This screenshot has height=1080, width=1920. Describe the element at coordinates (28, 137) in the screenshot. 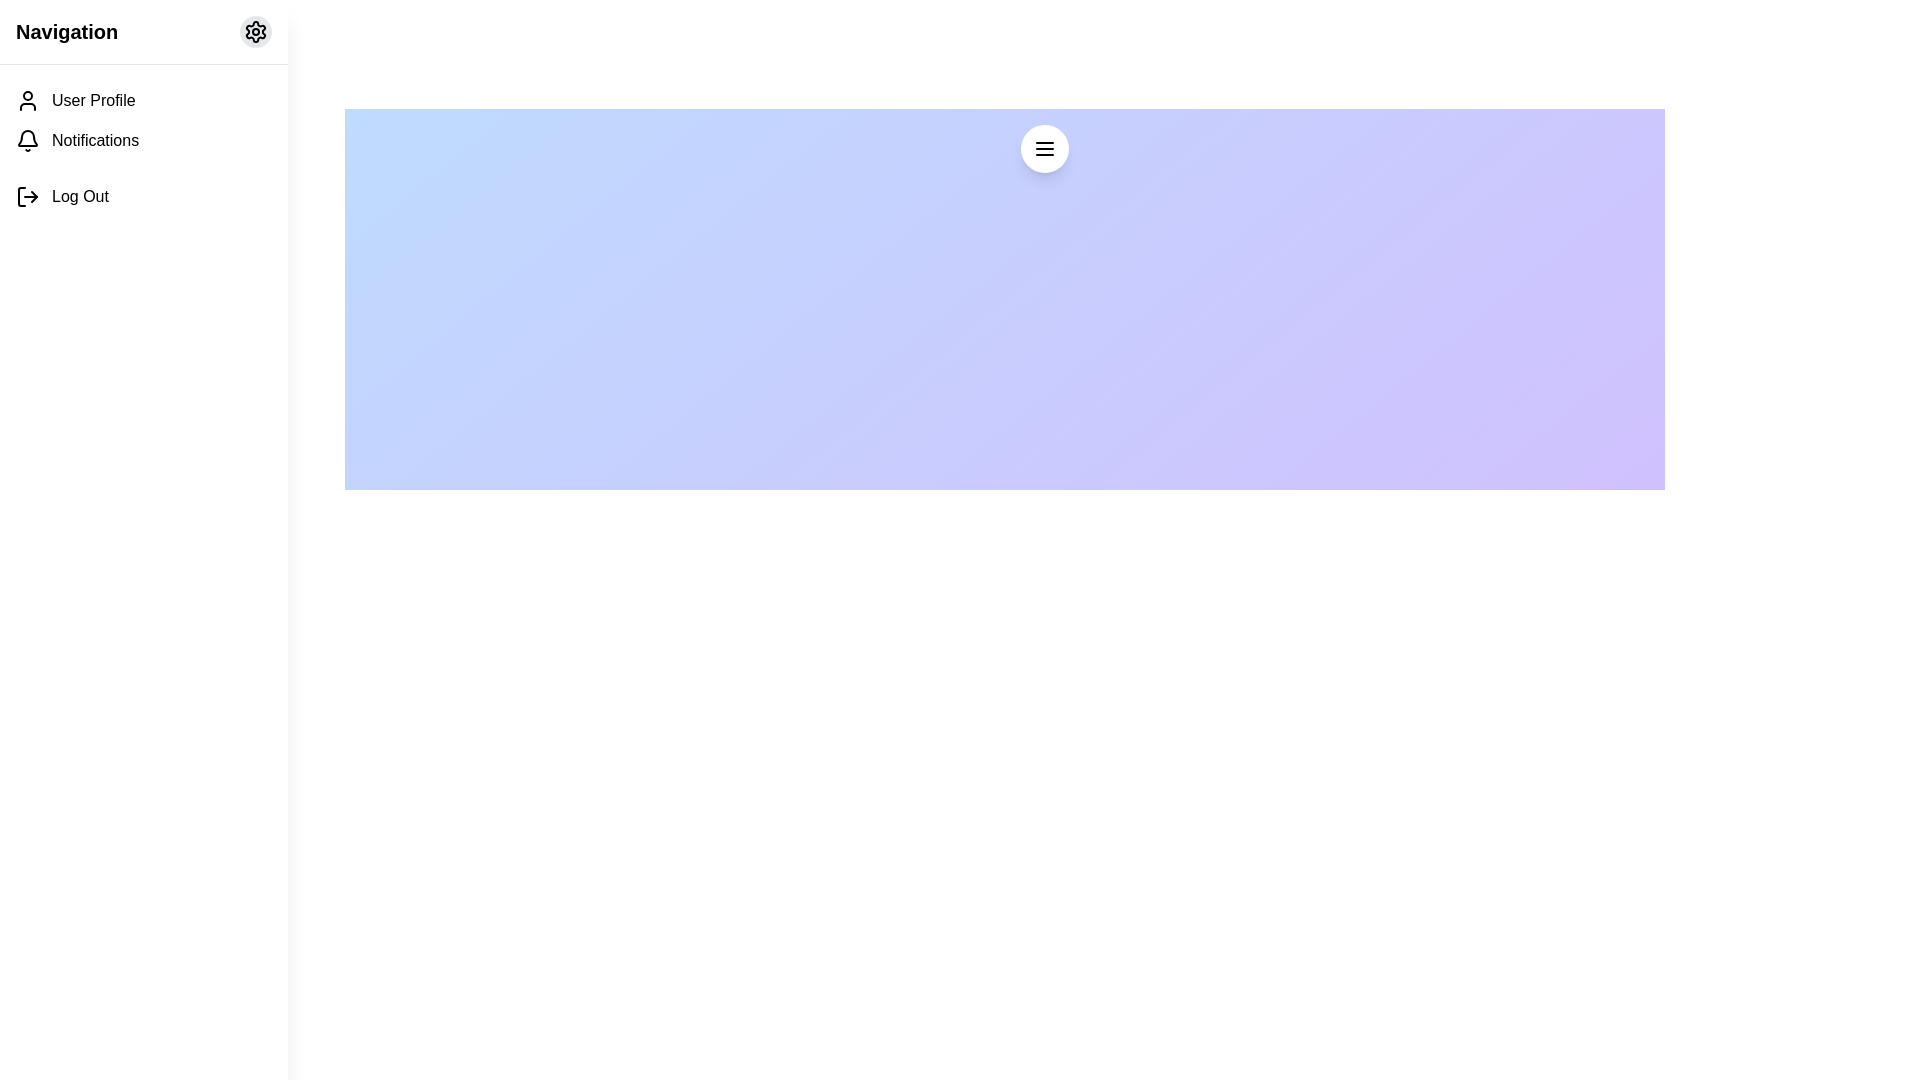

I see `the notifications icon located in the navigation sidebar, which is the second icon below the 'User Profile' icon and above the 'Log Out' icon` at that location.